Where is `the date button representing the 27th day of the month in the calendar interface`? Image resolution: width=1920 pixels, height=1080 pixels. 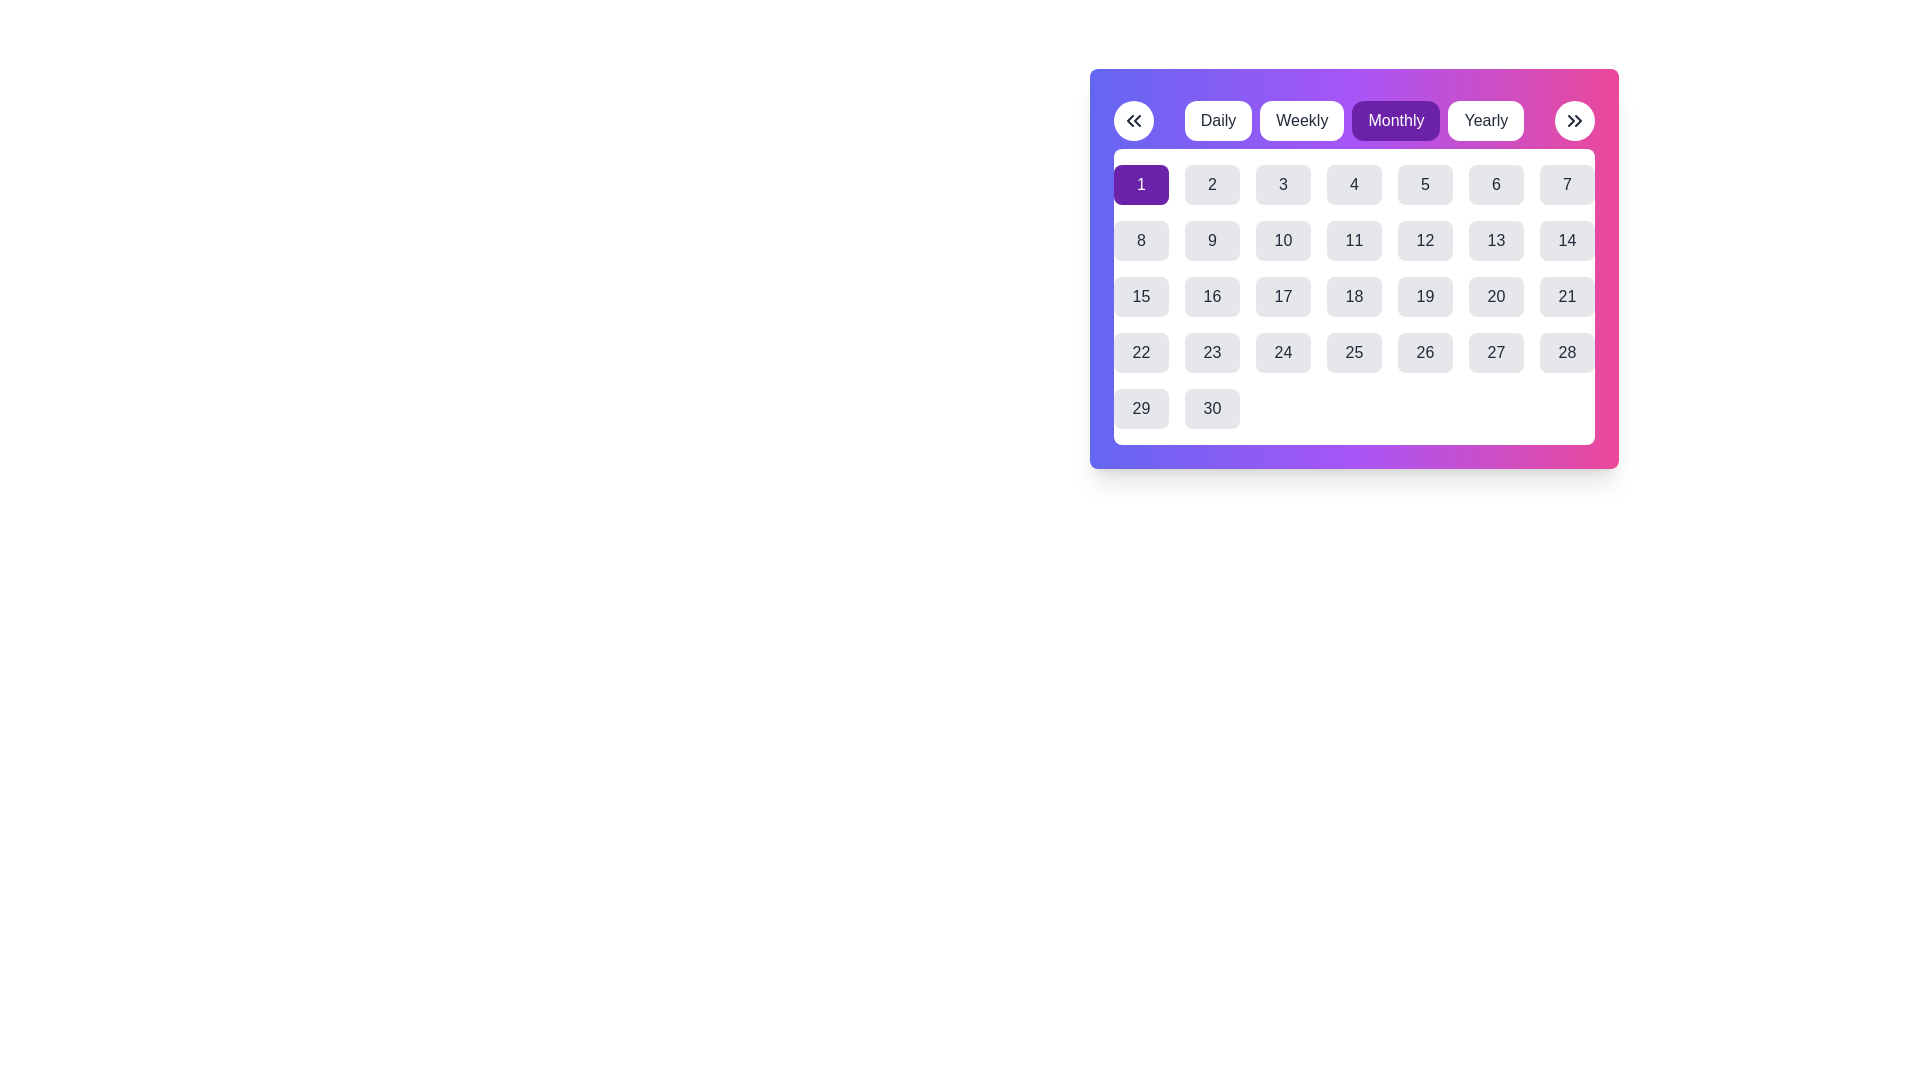
the date button representing the 27th day of the month in the calendar interface is located at coordinates (1496, 352).